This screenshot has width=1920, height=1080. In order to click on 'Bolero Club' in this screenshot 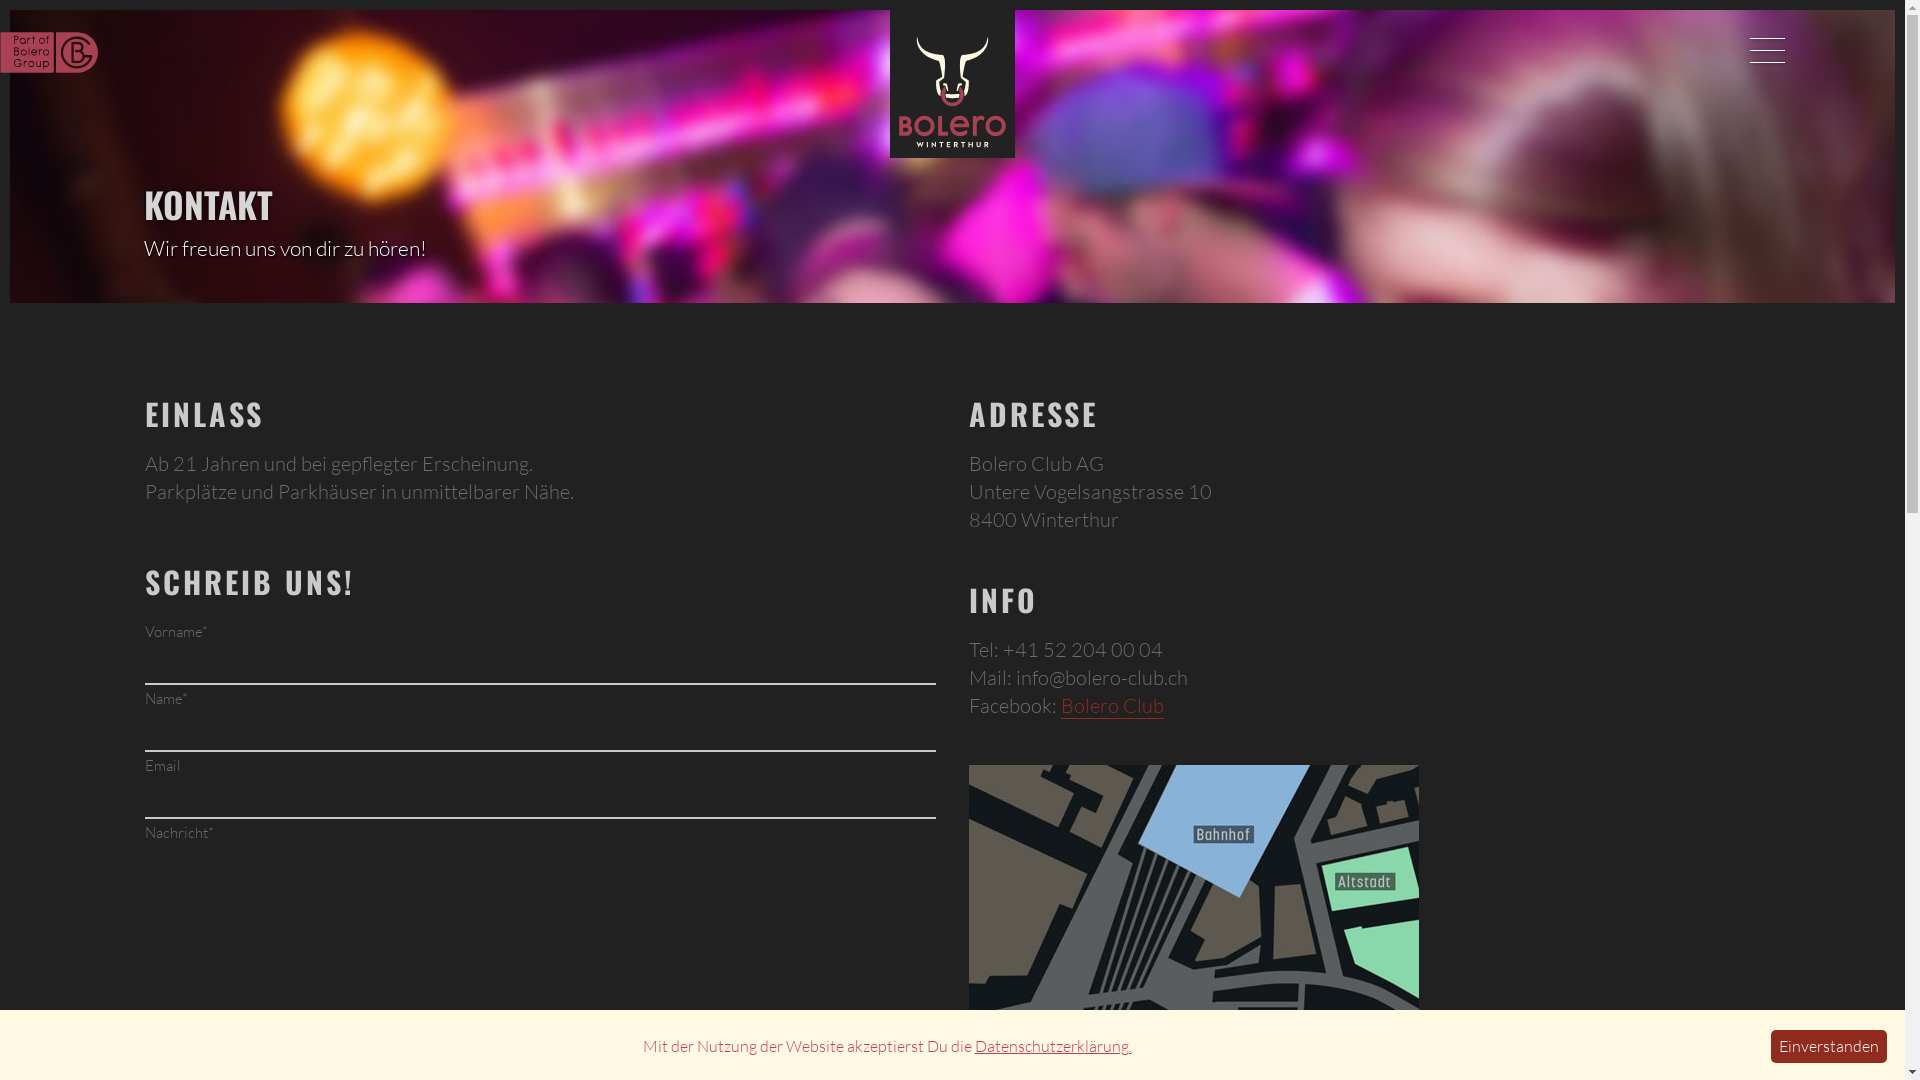, I will do `click(1111, 704)`.